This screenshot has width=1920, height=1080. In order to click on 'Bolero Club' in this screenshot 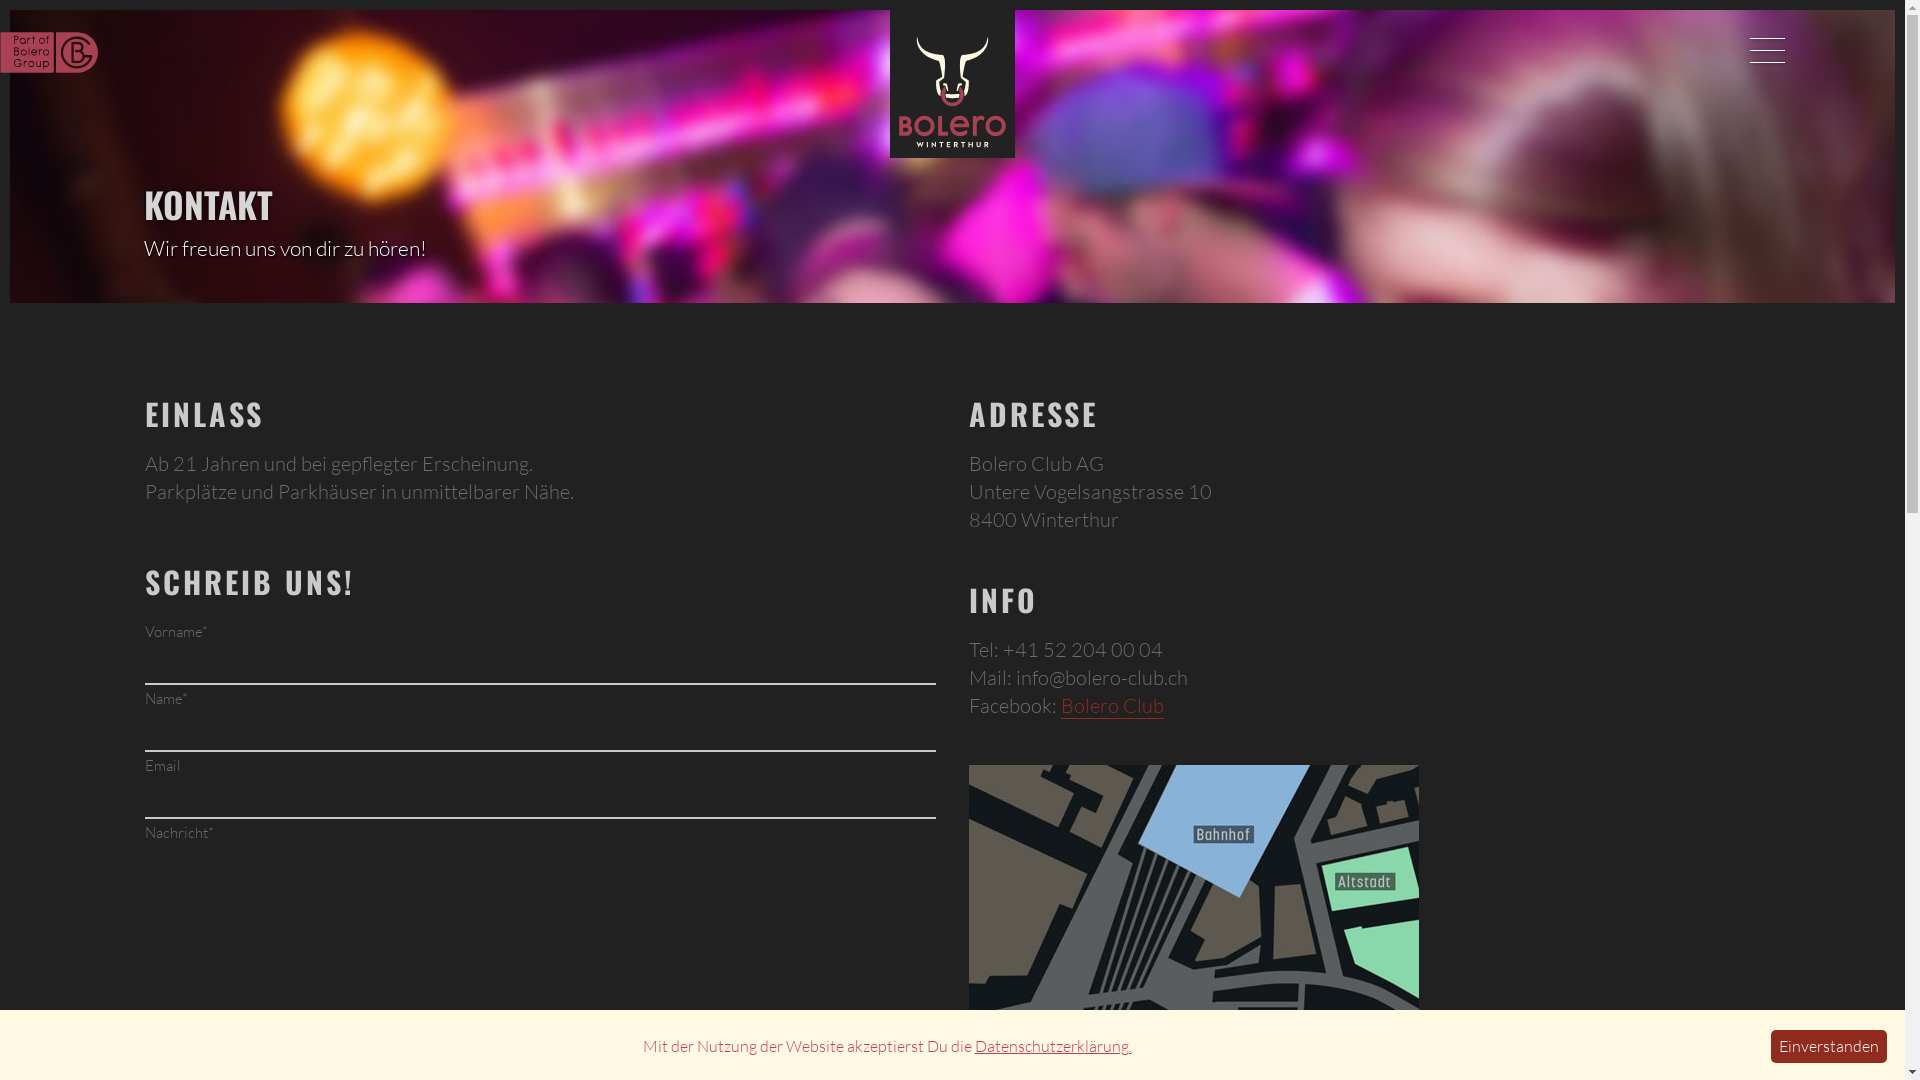, I will do `click(1111, 704)`.